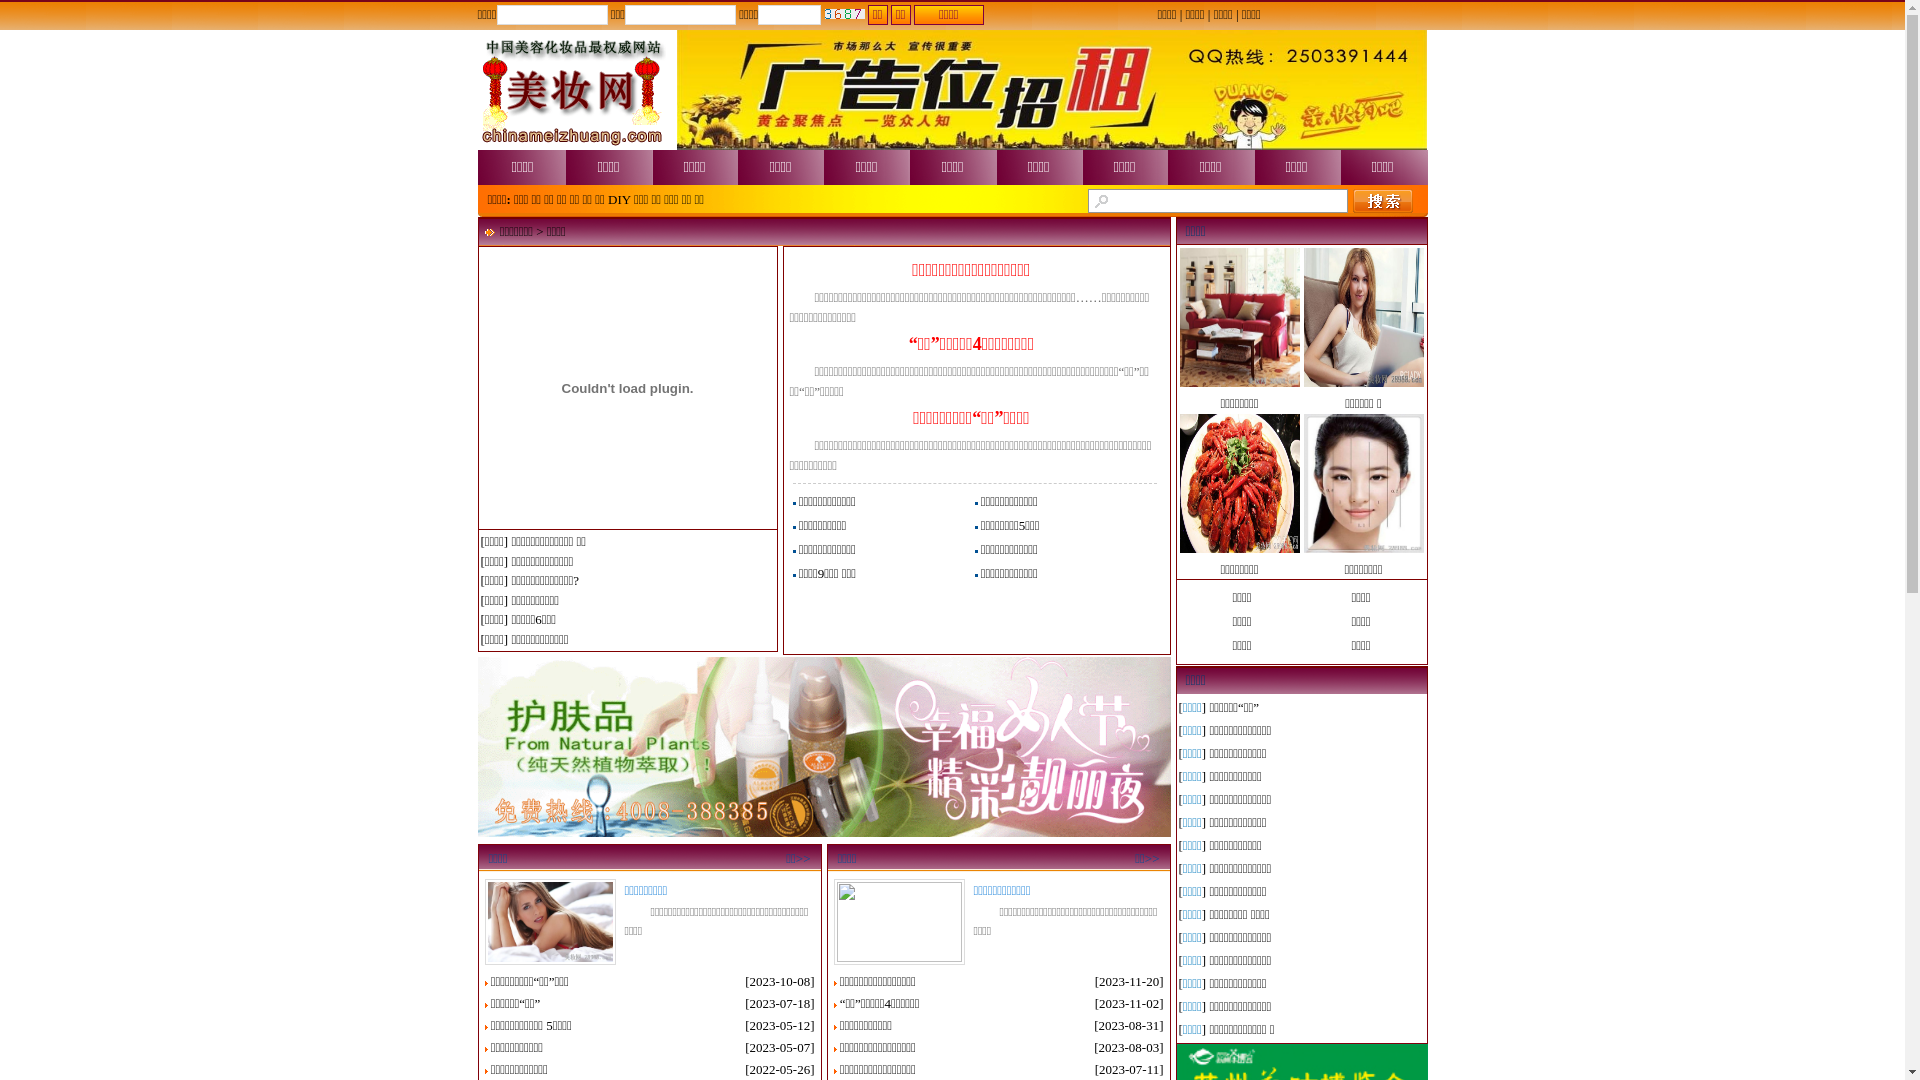  Describe the element at coordinates (618, 199) in the screenshot. I see `'DIY'` at that location.